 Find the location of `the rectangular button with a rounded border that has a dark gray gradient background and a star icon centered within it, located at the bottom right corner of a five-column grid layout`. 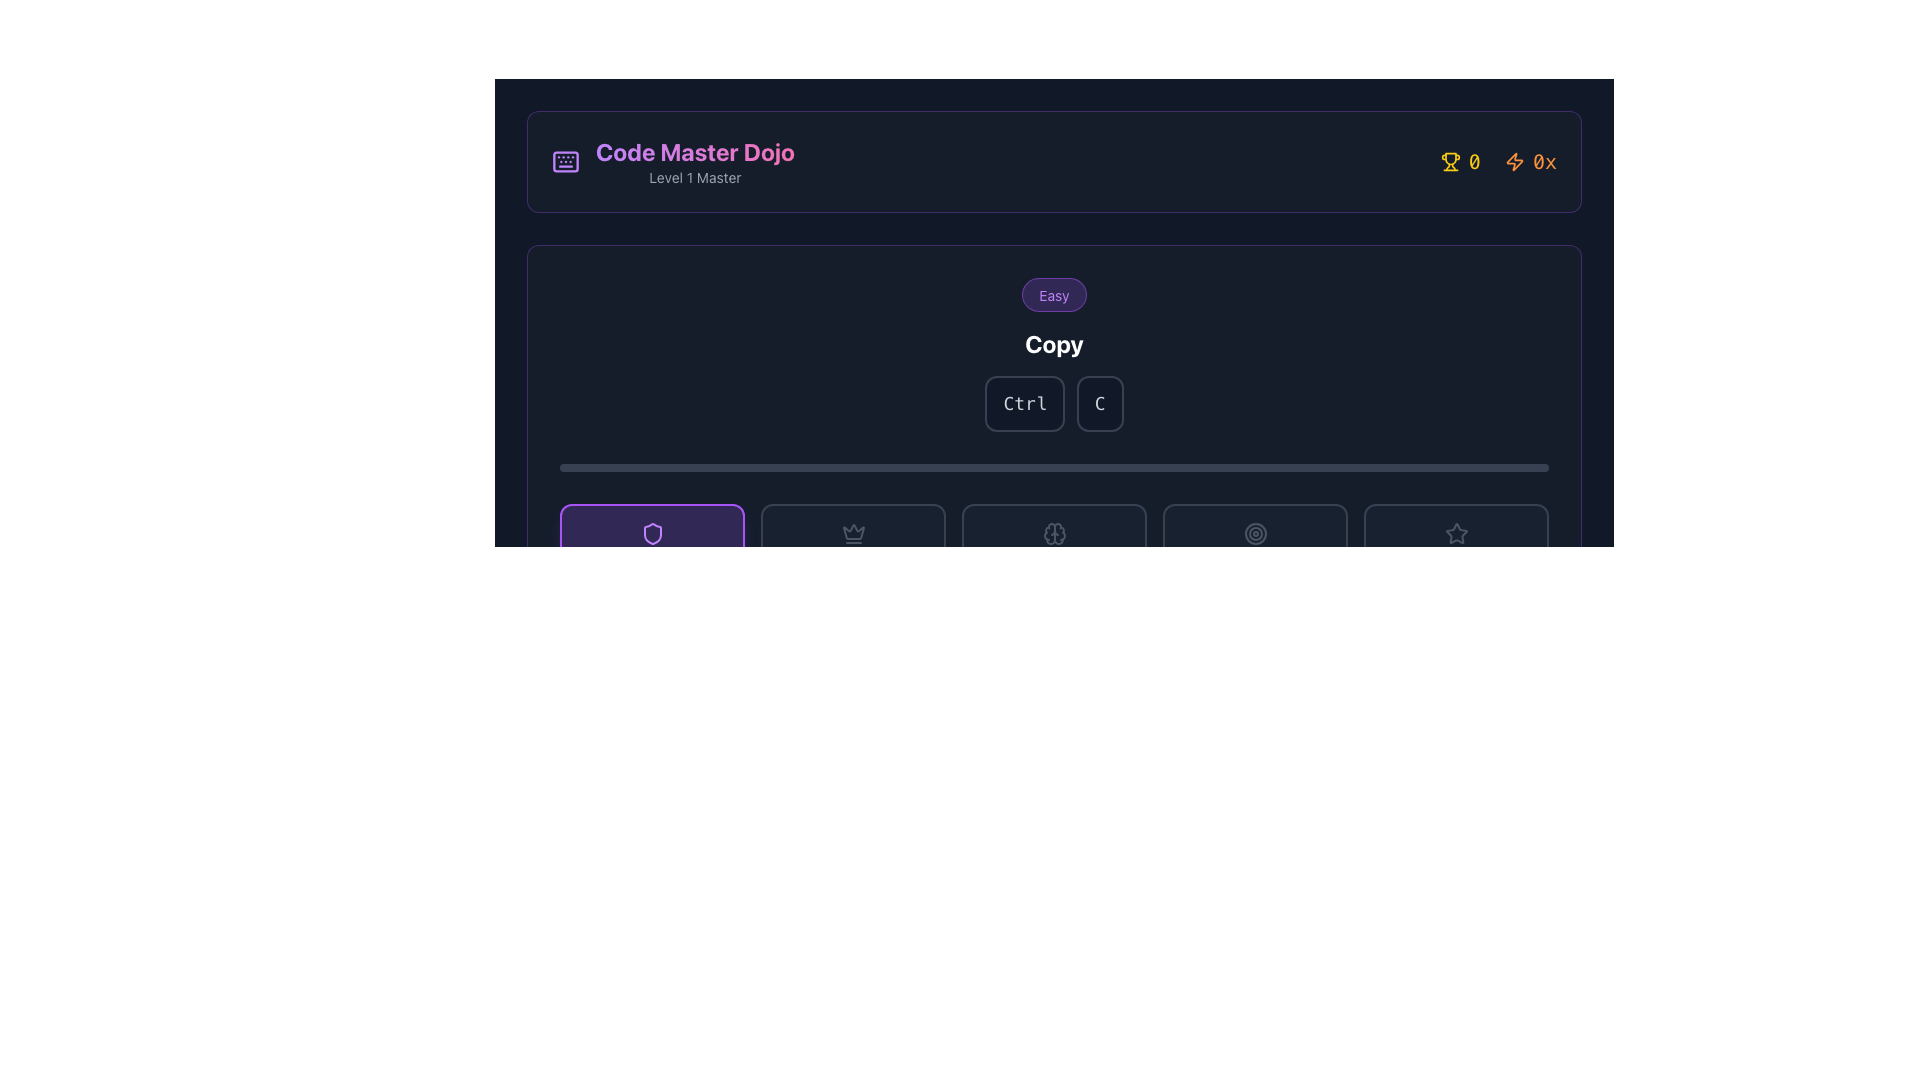

the rectangular button with a rounded border that has a dark gray gradient background and a star icon centered within it, located at the bottom right corner of a five-column grid layout is located at coordinates (1456, 532).